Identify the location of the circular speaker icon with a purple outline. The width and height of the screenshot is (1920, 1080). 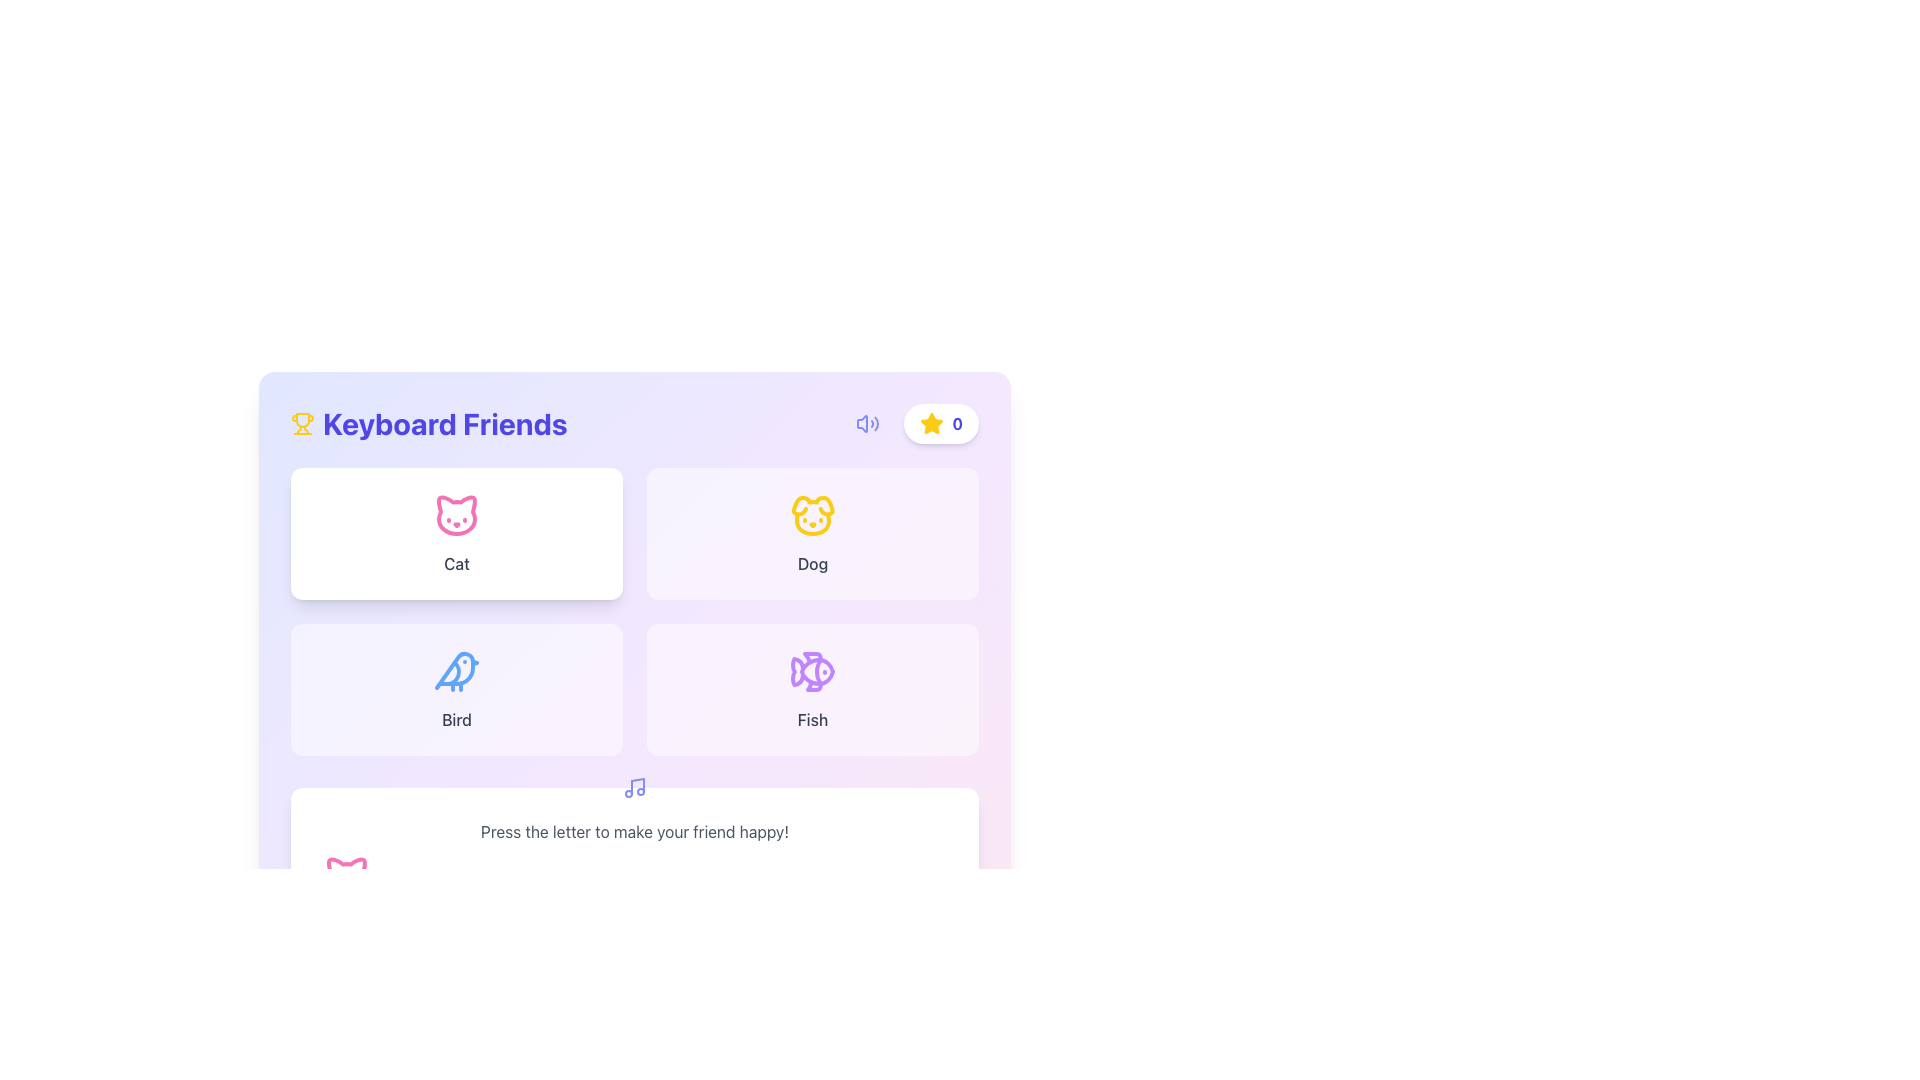
(868, 423).